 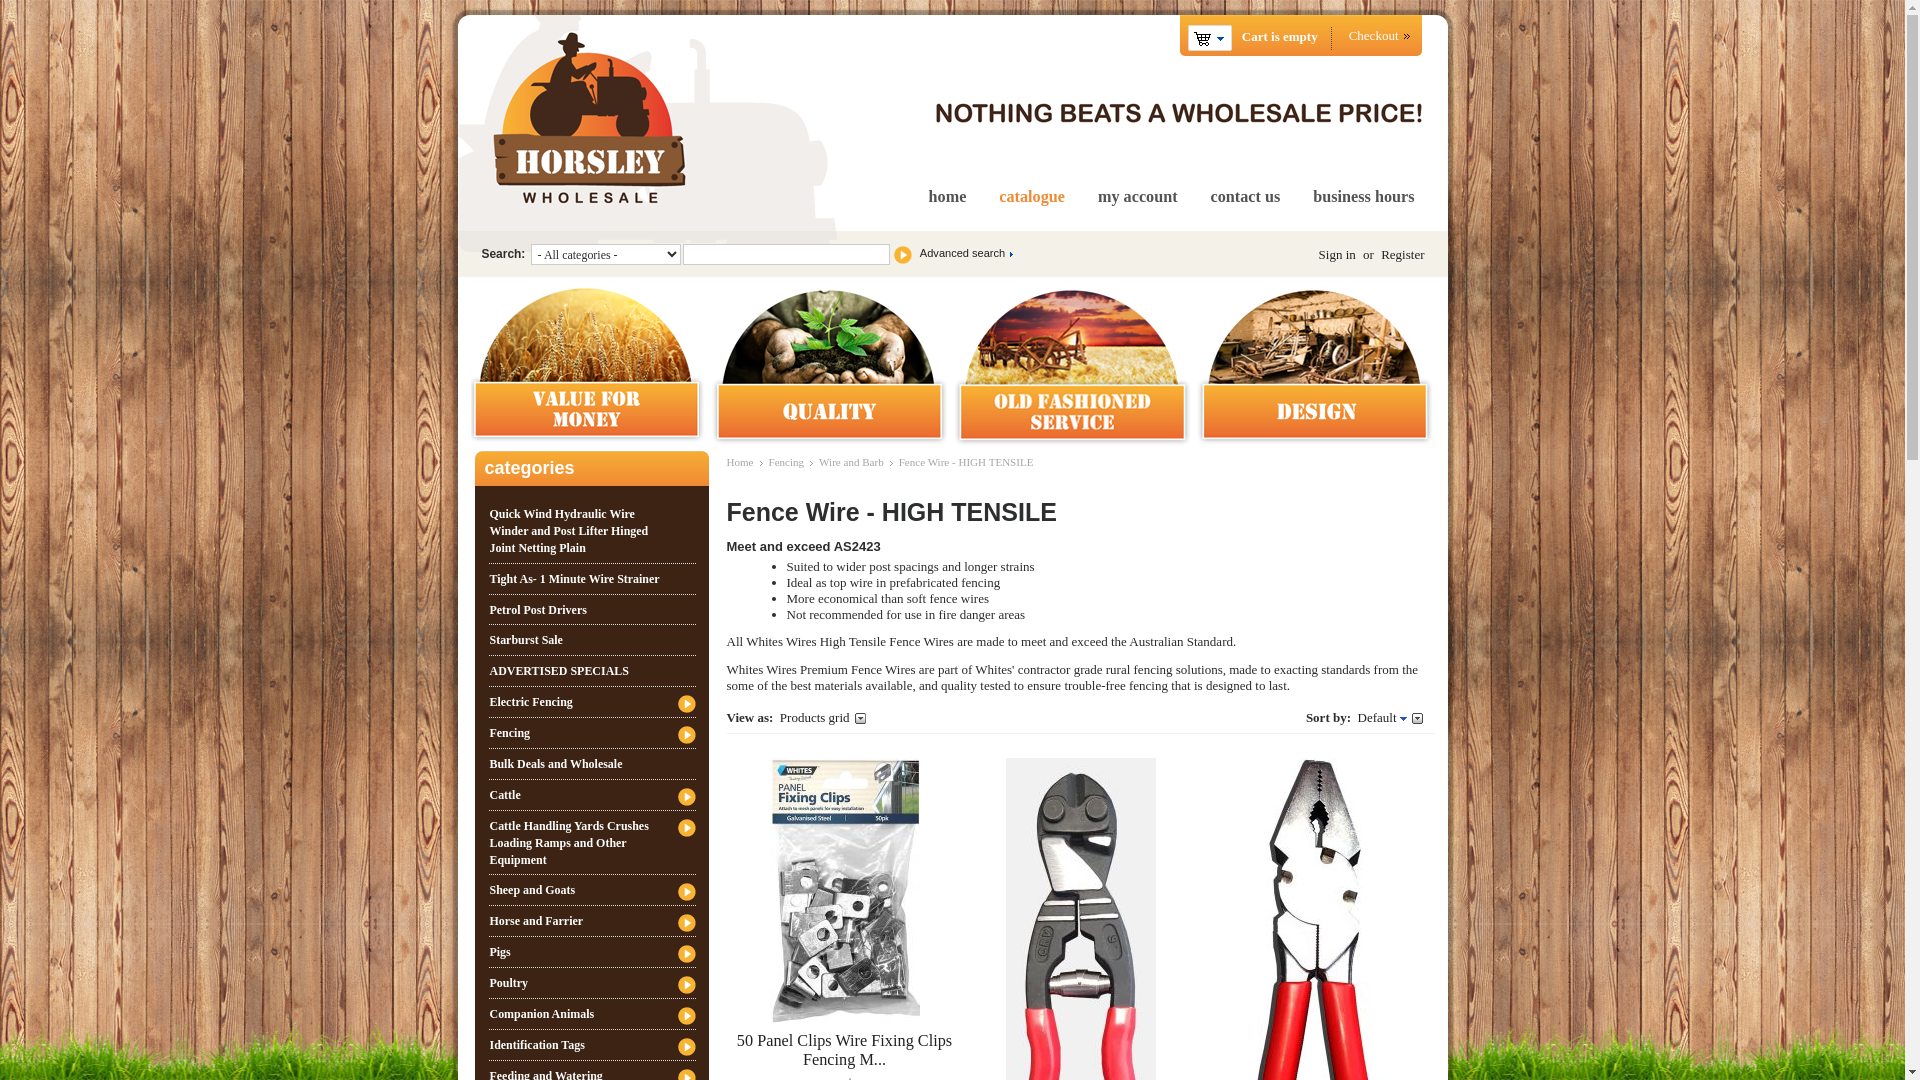 What do you see at coordinates (488, 951) in the screenshot?
I see `'Pigs'` at bounding box center [488, 951].